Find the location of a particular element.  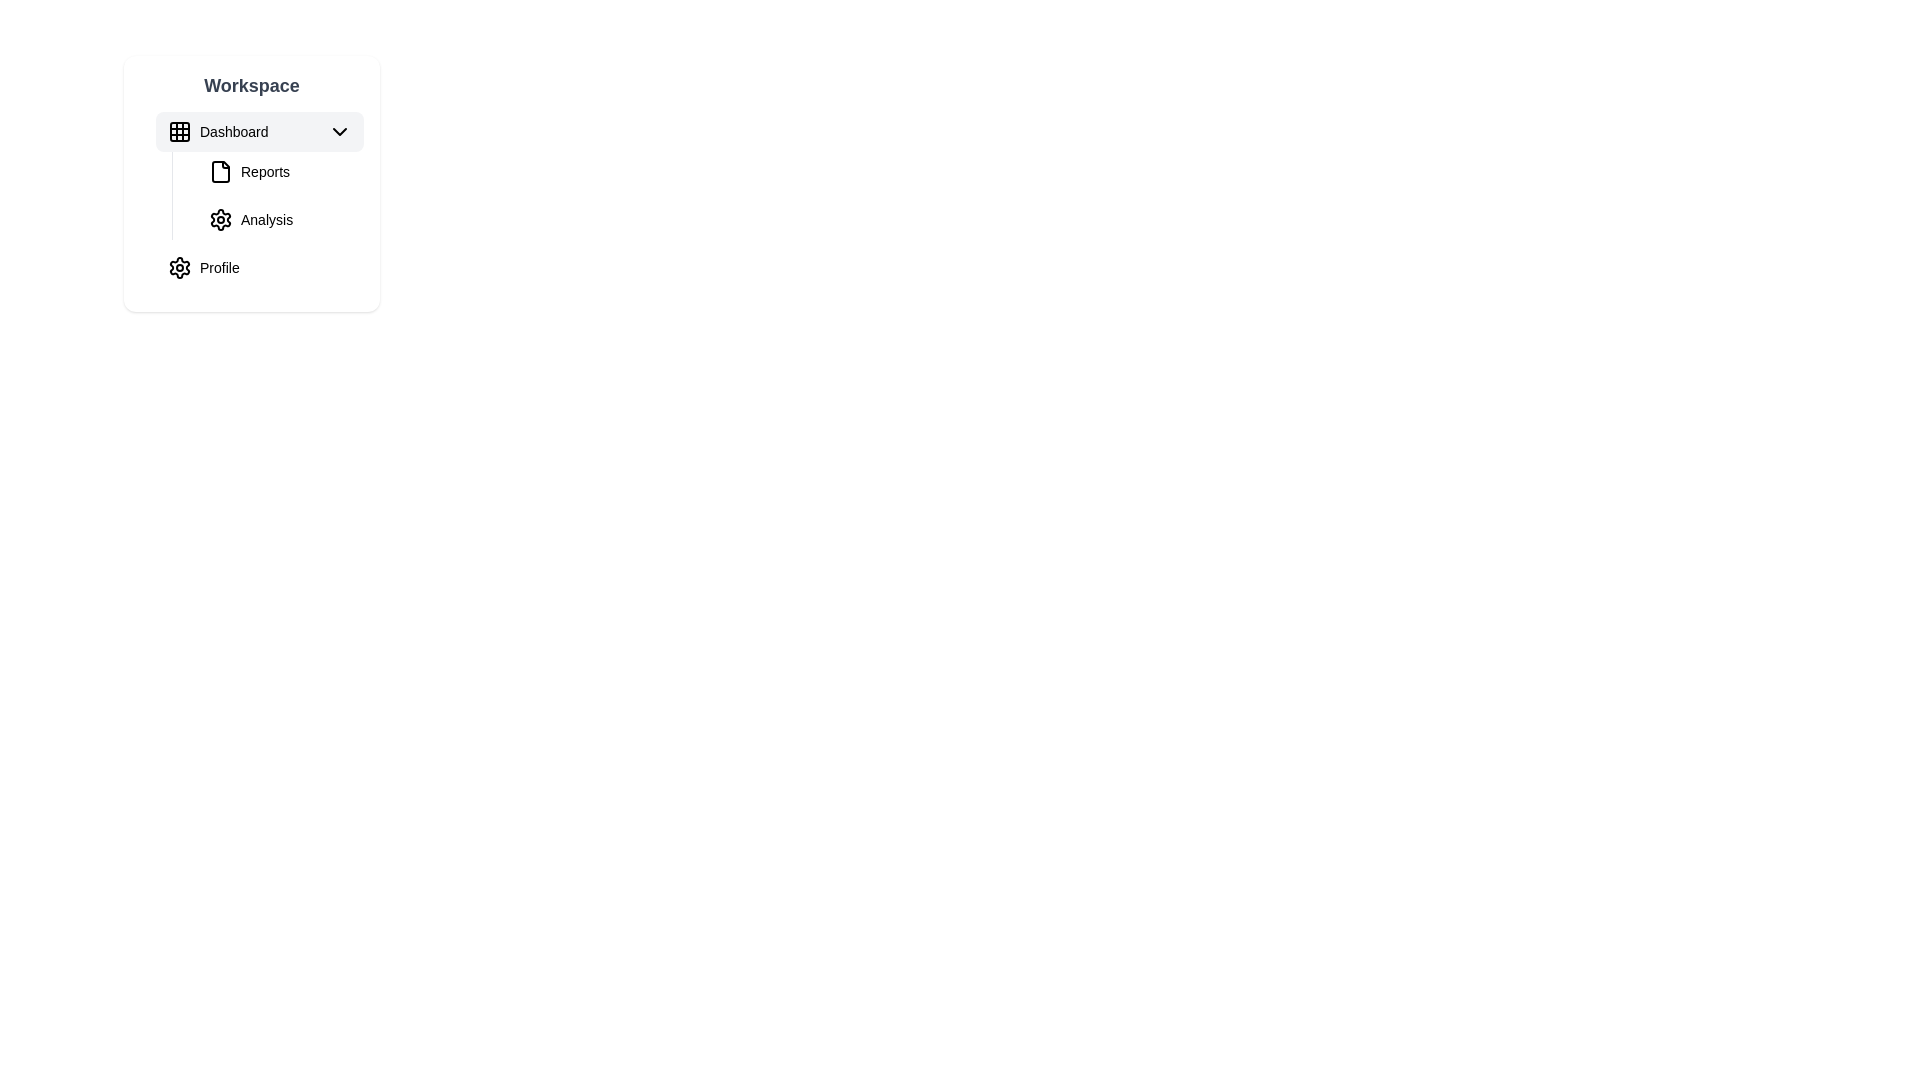

the gear-shaped icon representing settings, located next to the 'Analysis' label is located at coordinates (220, 219).